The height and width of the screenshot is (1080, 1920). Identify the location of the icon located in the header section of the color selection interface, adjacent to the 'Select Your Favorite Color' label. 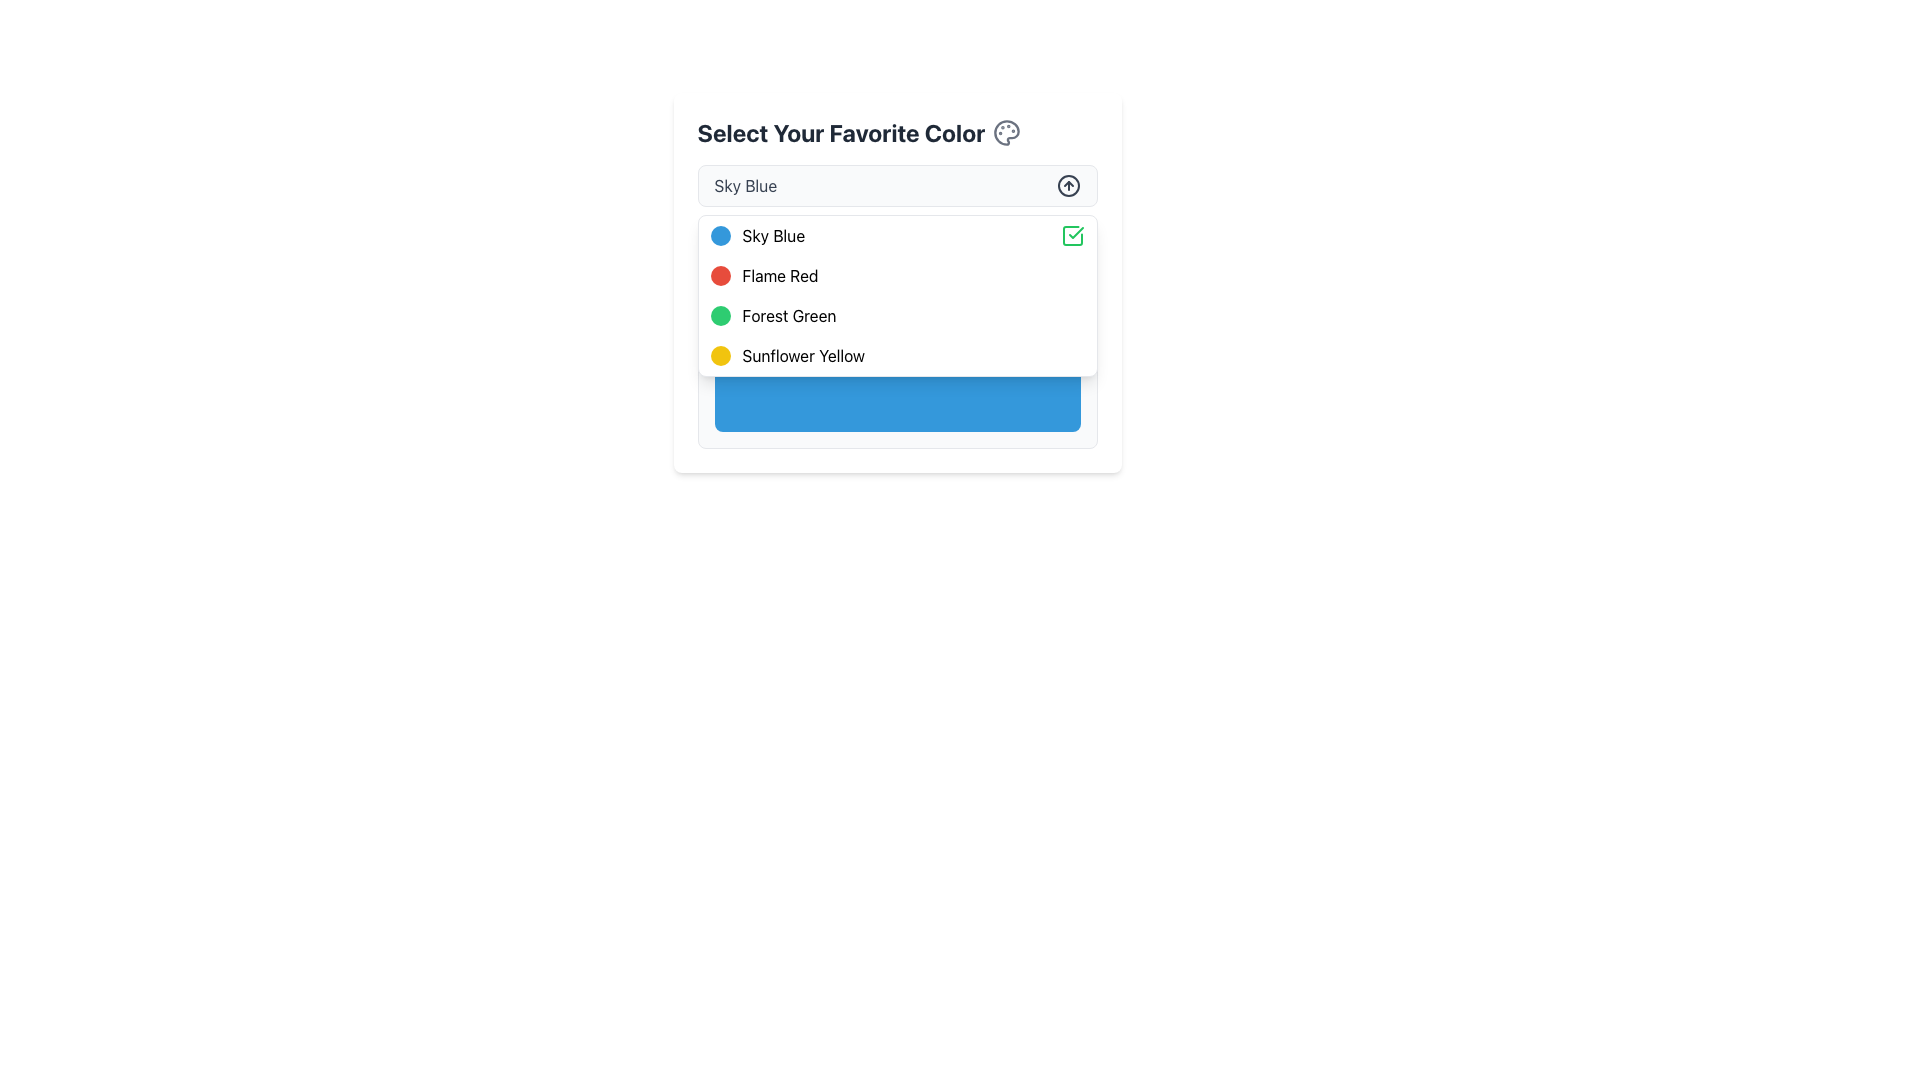
(1007, 132).